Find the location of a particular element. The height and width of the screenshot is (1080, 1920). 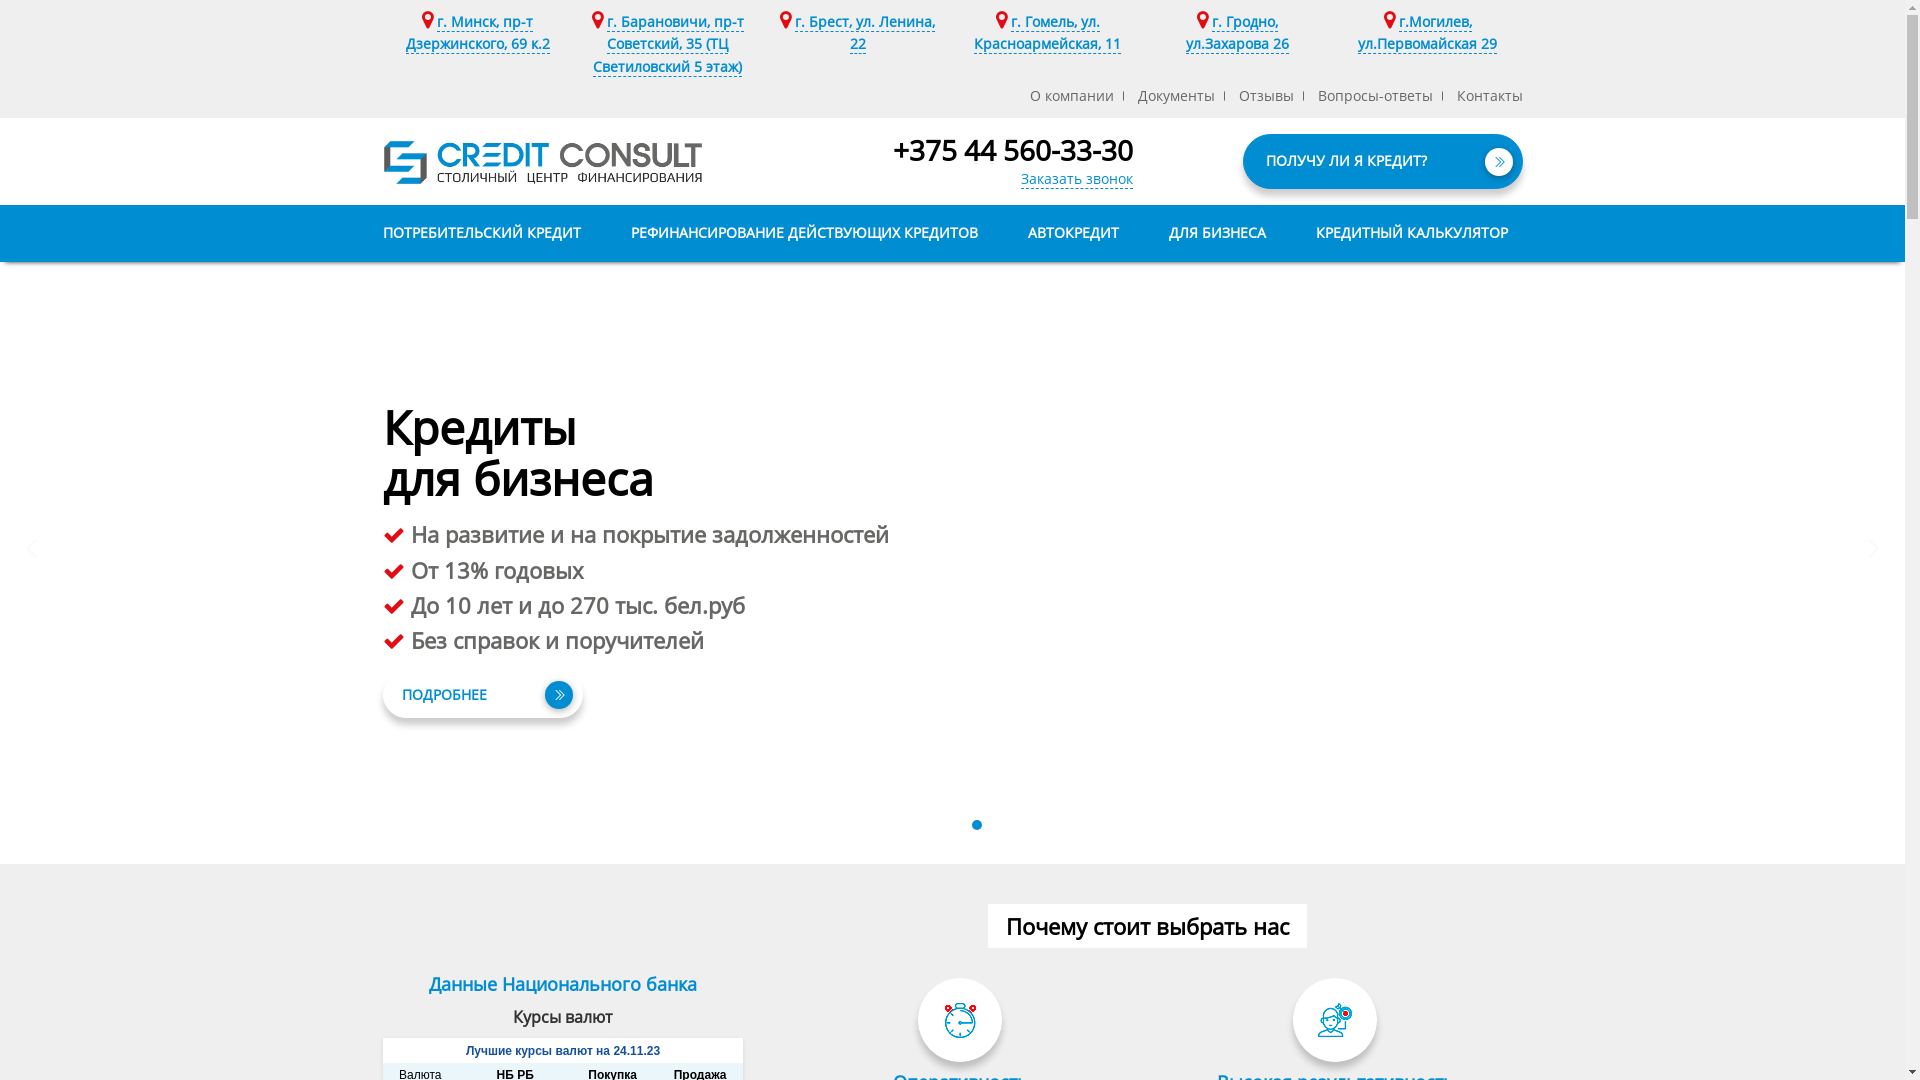

'+375 44 560-33-30' is located at coordinates (1012, 149).